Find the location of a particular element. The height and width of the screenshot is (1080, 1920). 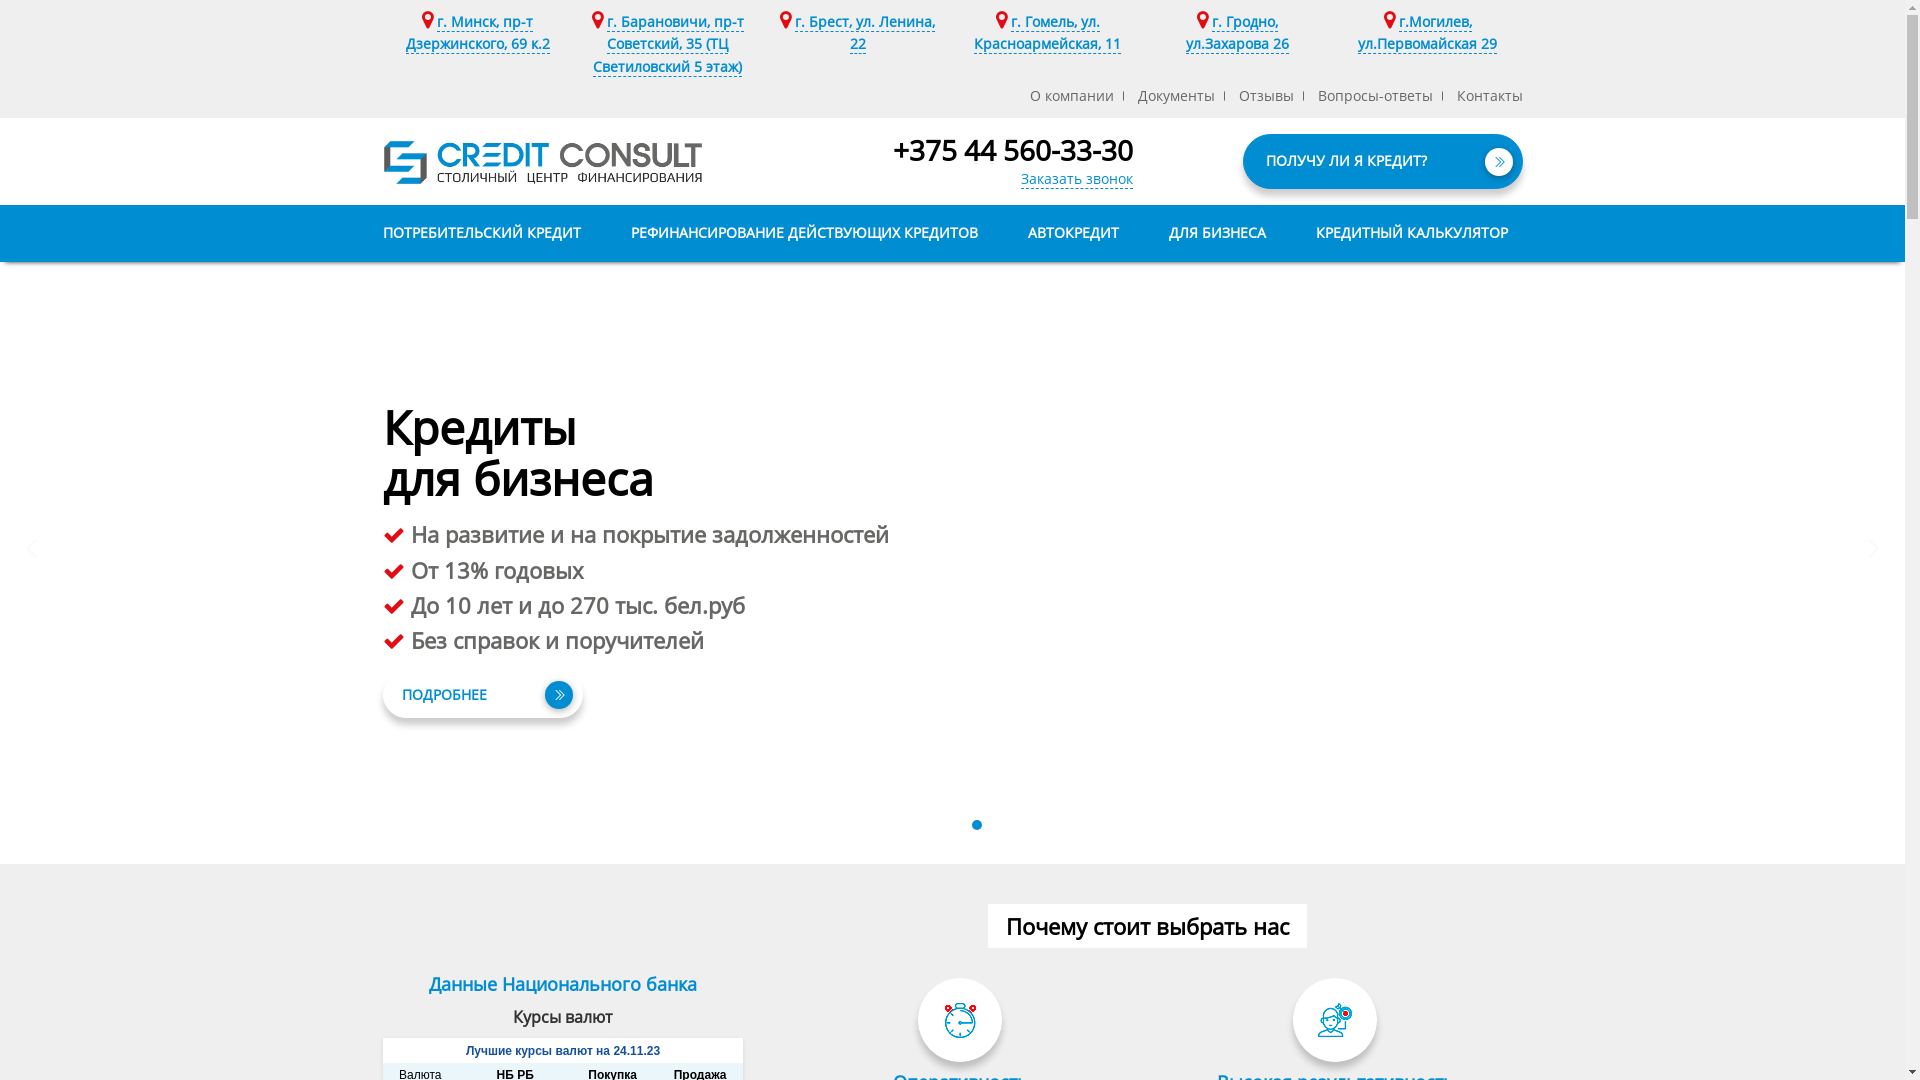

'+375 44 560-33-30' is located at coordinates (1012, 149).